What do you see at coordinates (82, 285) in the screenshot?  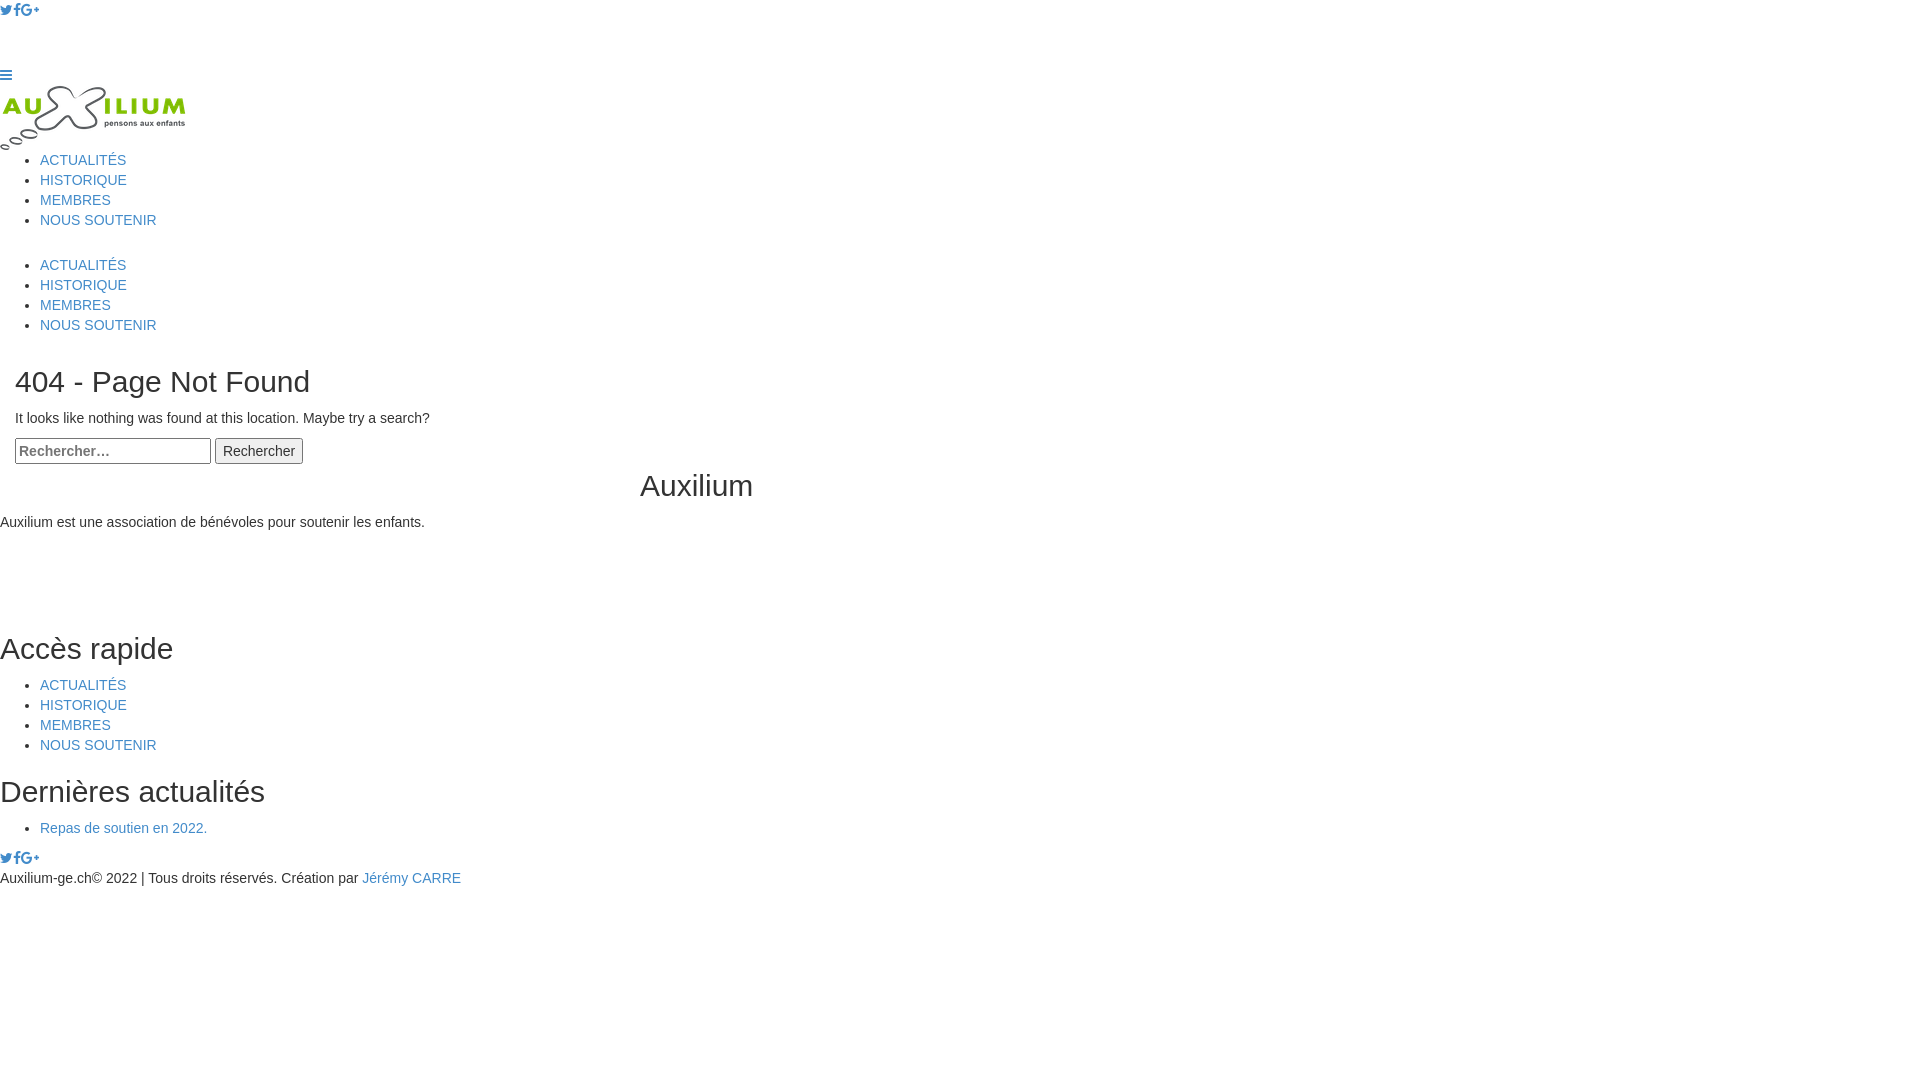 I see `'HISTORIQUE'` at bounding box center [82, 285].